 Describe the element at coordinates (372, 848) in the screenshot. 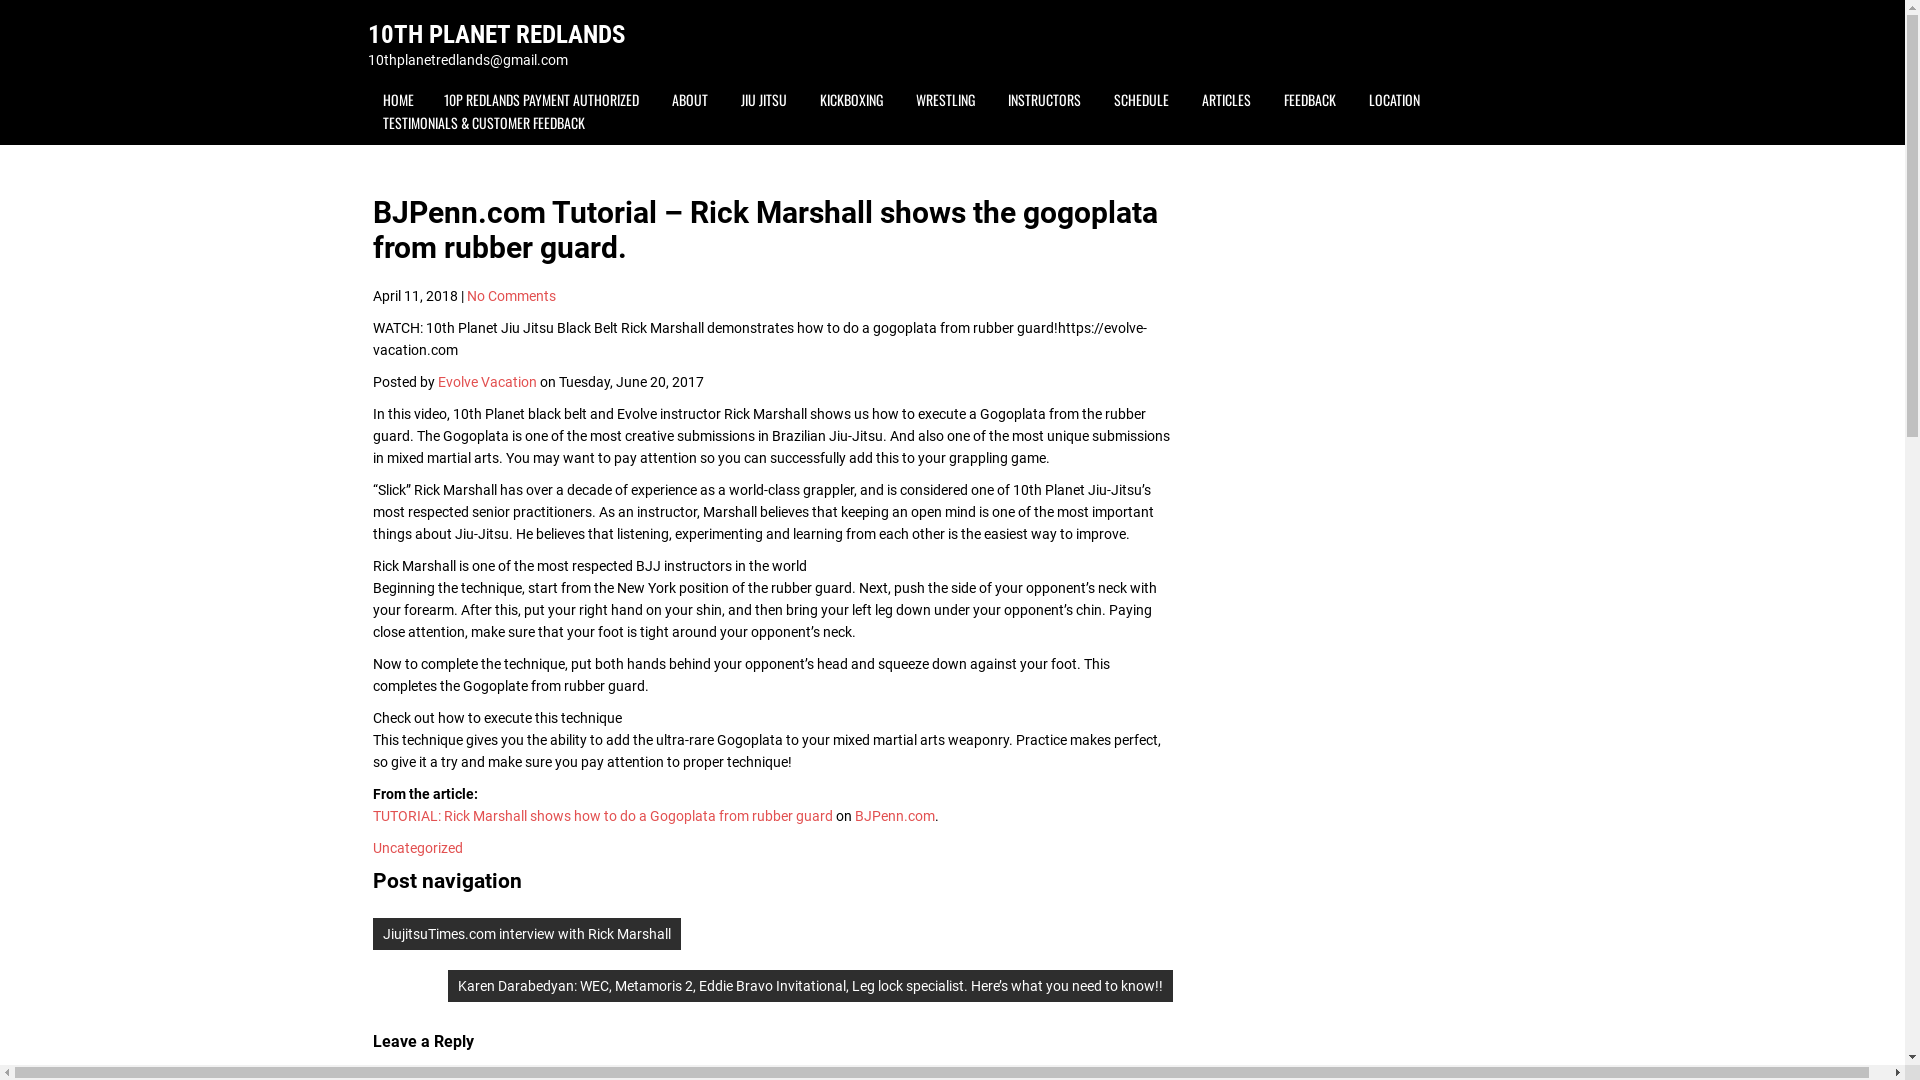

I see `'Uncategorized'` at that location.